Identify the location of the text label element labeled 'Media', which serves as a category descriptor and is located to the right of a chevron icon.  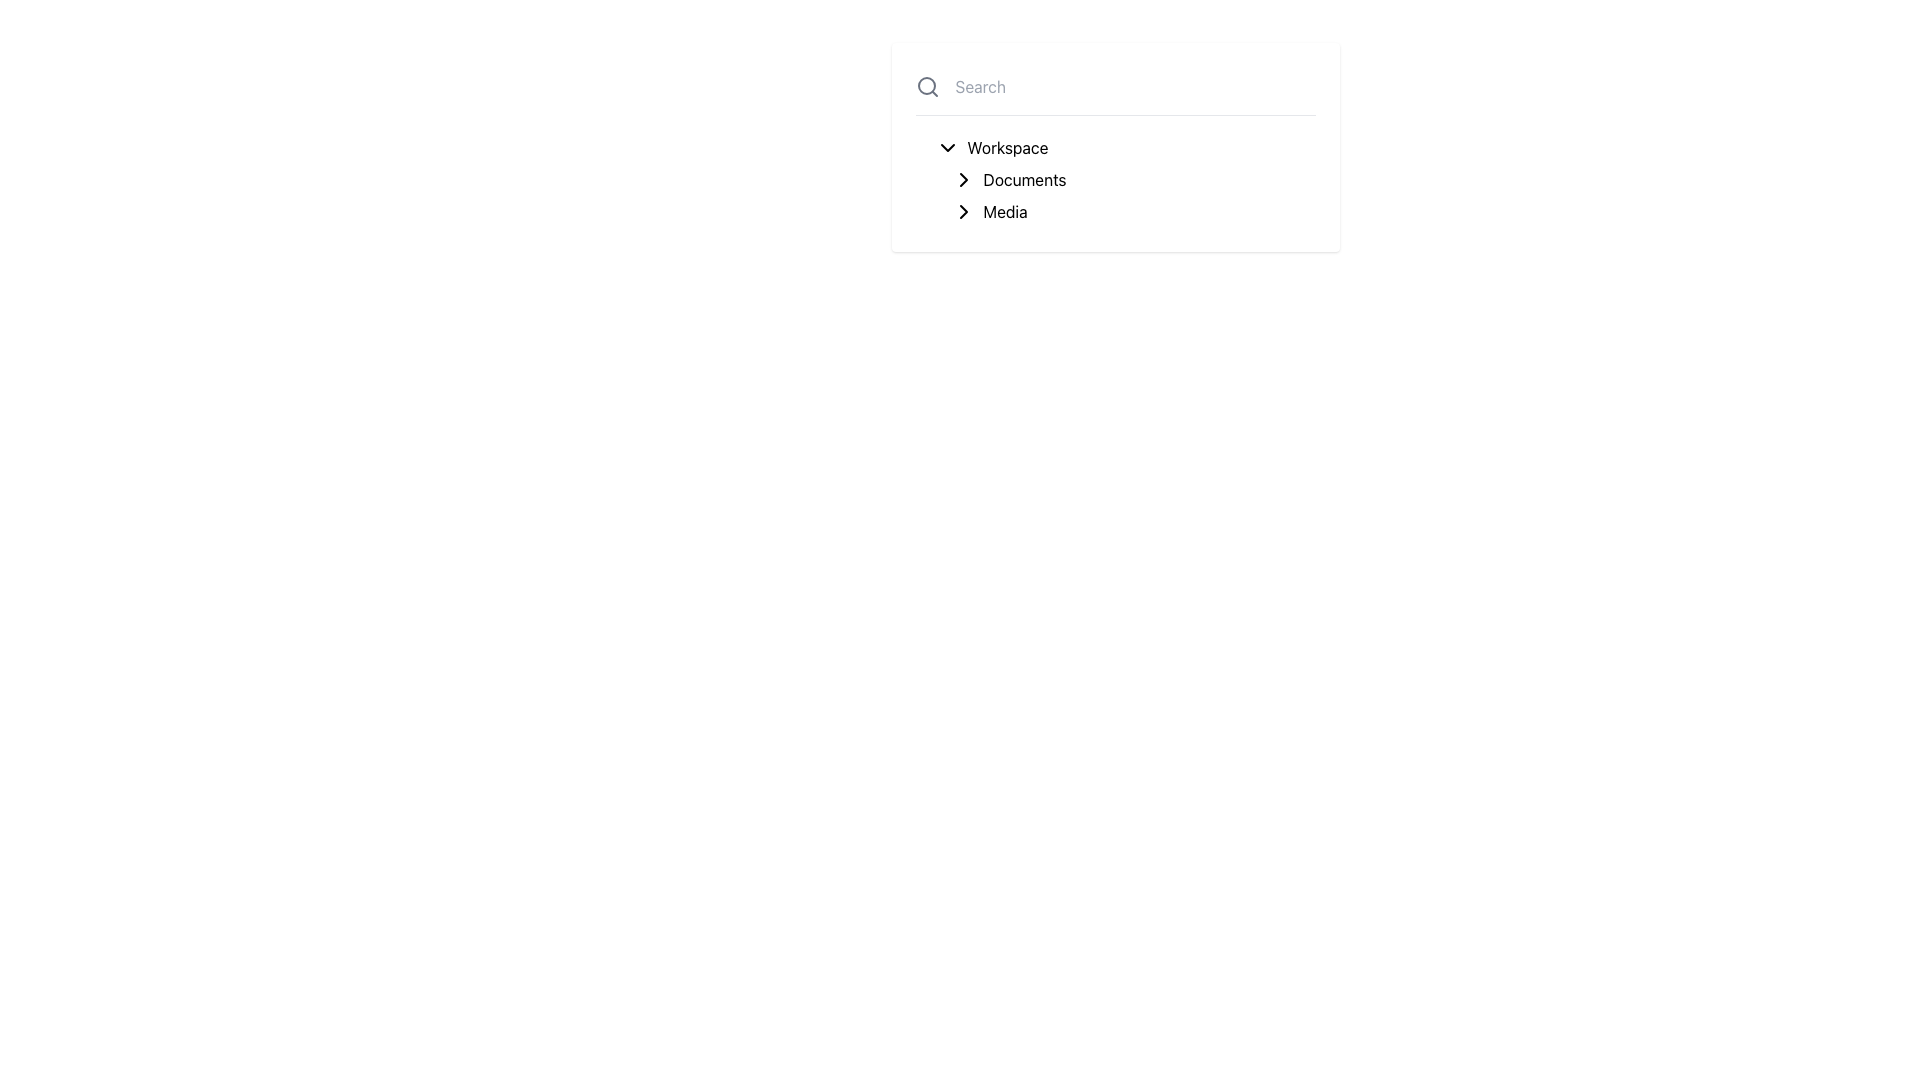
(1005, 212).